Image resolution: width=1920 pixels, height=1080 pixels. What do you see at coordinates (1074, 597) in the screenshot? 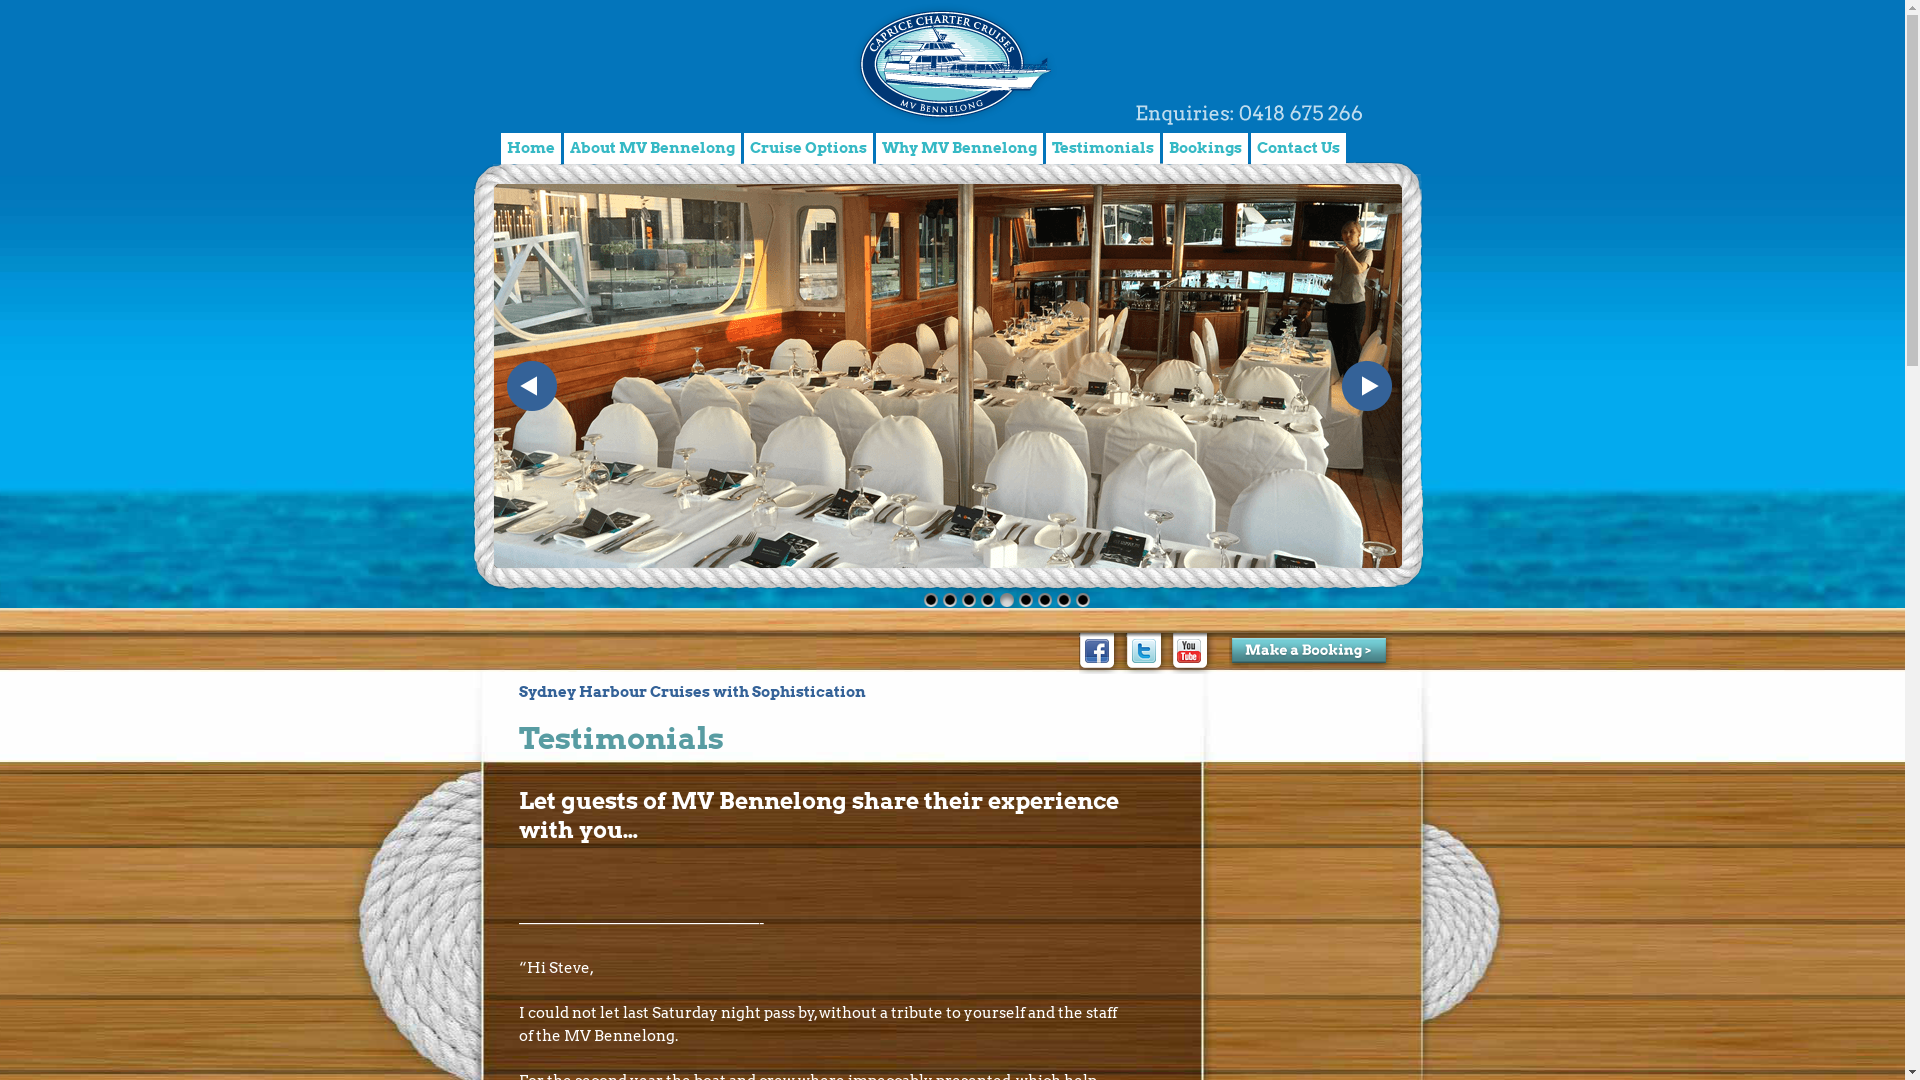
I see `'9'` at bounding box center [1074, 597].